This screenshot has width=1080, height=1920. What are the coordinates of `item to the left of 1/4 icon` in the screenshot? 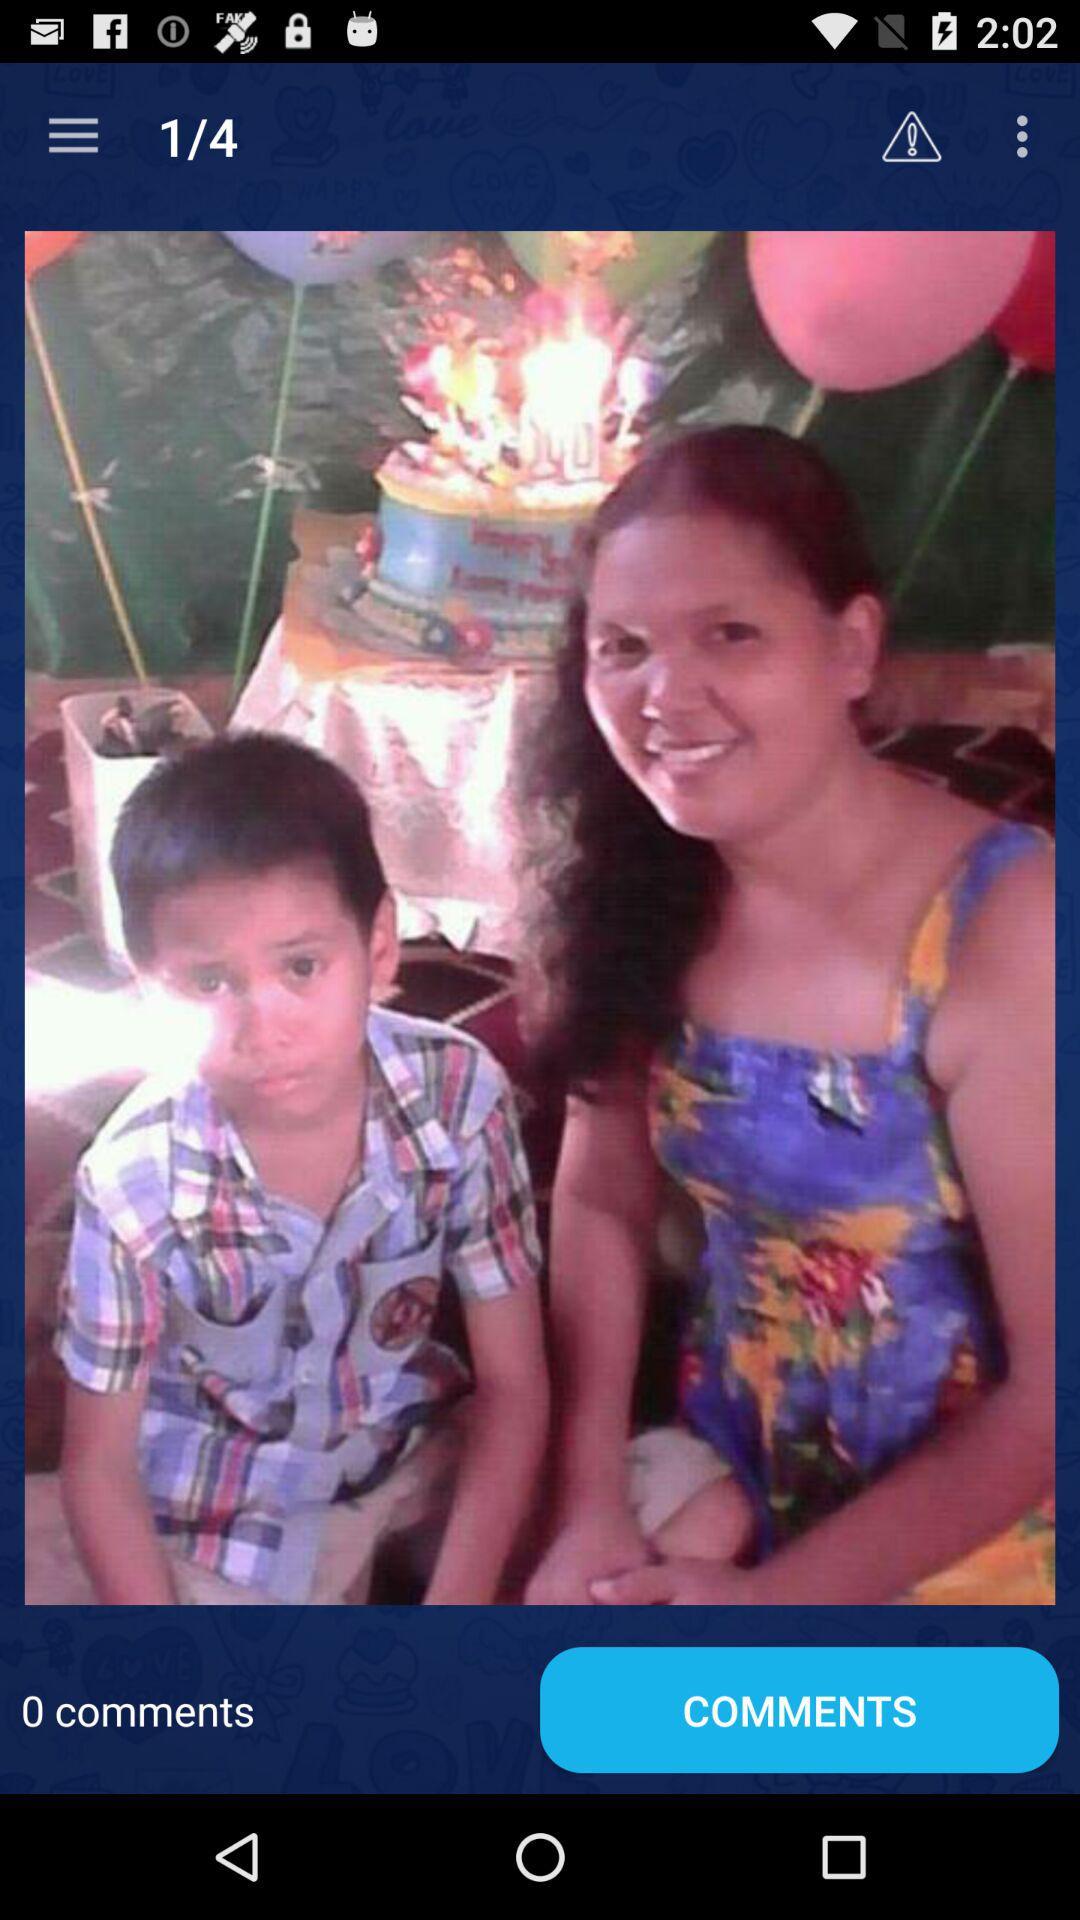 It's located at (72, 135).